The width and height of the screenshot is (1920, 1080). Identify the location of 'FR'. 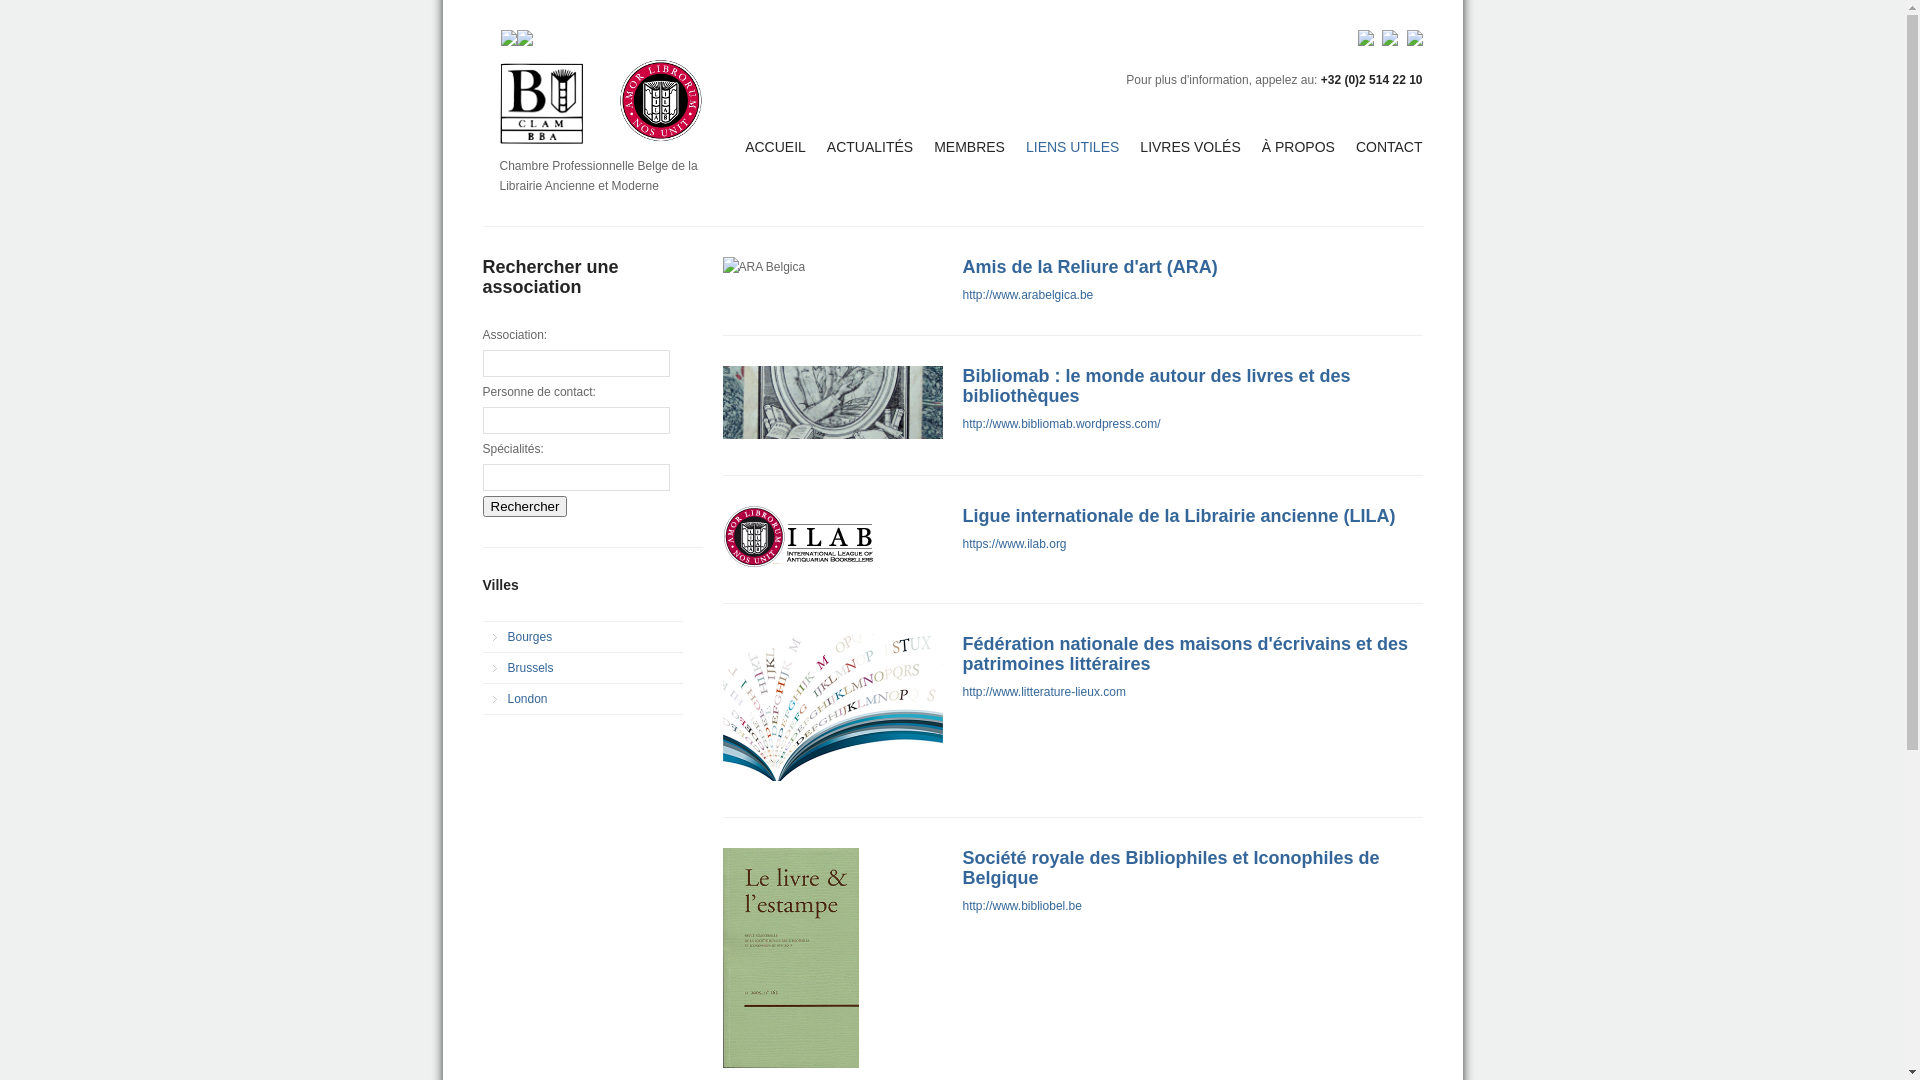
(1367, 42).